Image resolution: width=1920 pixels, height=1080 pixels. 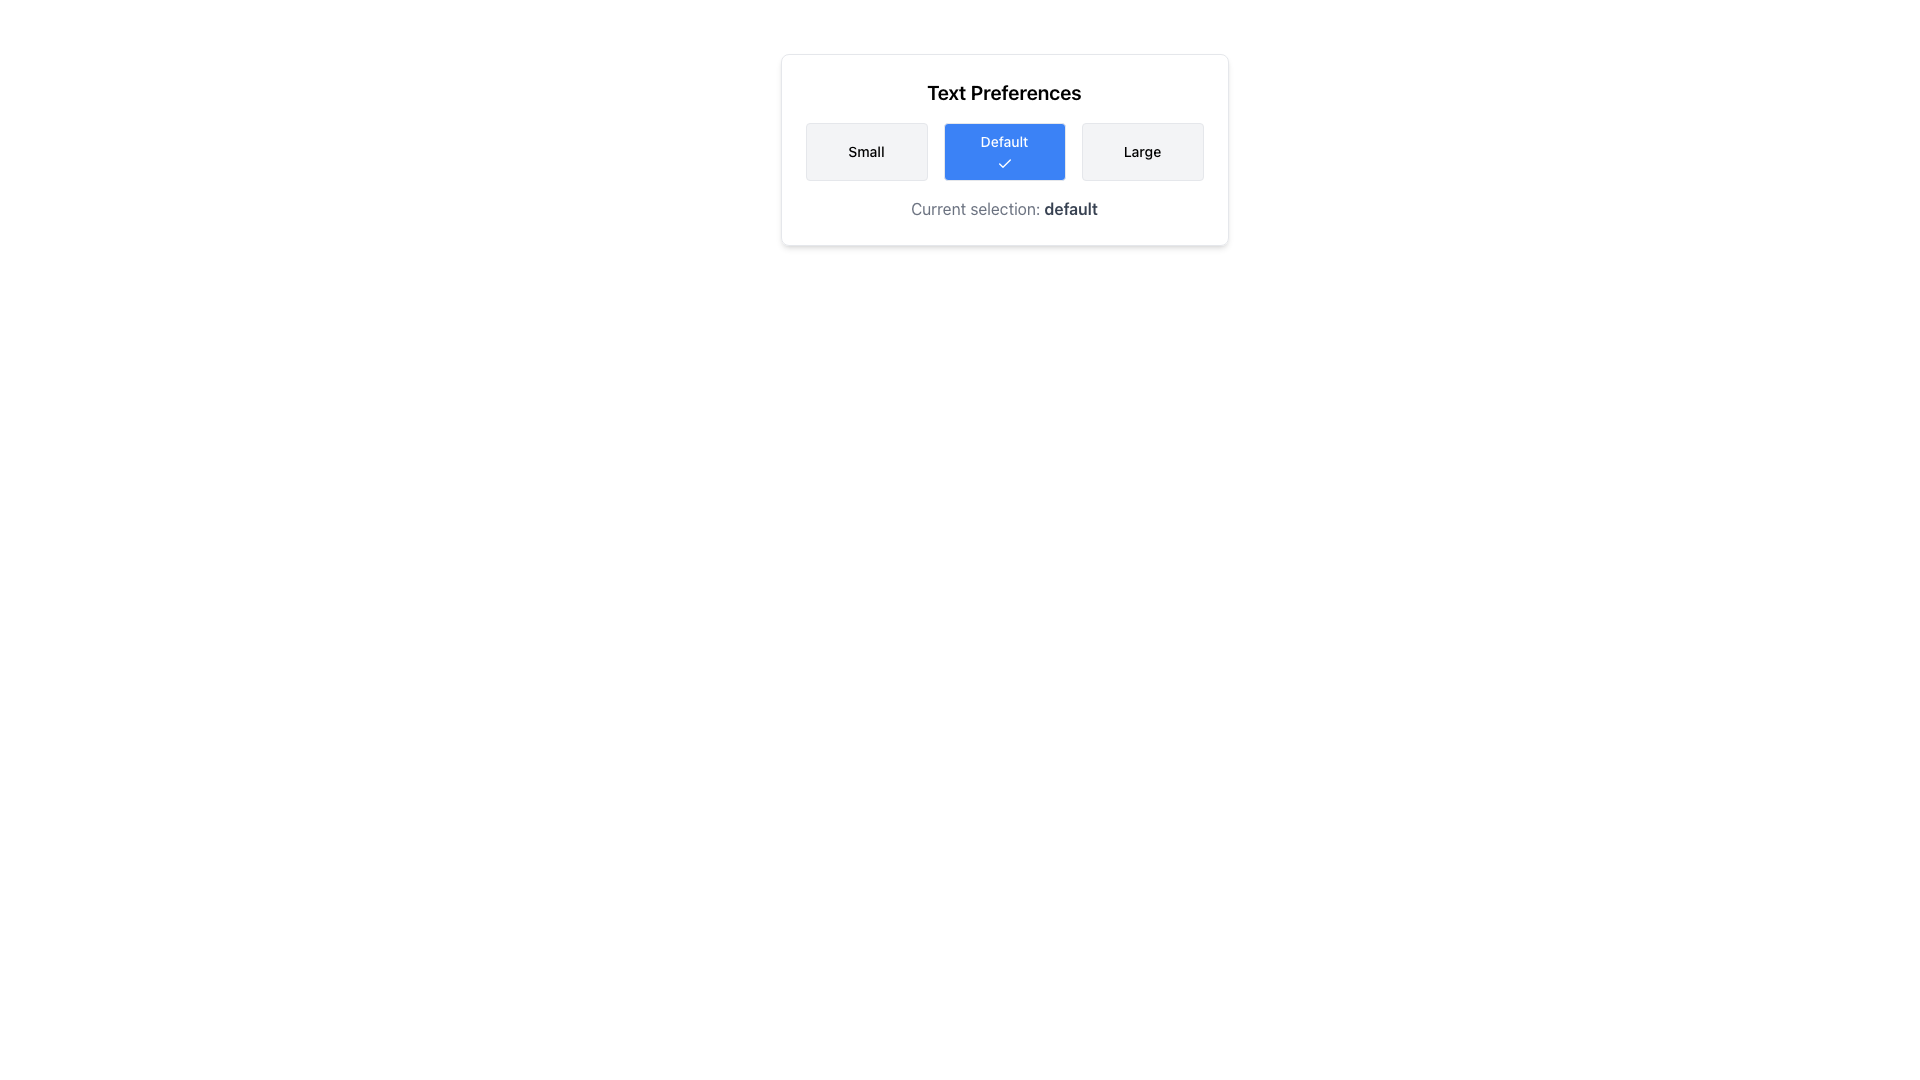 I want to click on the 'Large' text size button located on the far right of a horizontal grid of three buttons labeled 'Small', 'Default', and 'Large', so click(x=1142, y=150).